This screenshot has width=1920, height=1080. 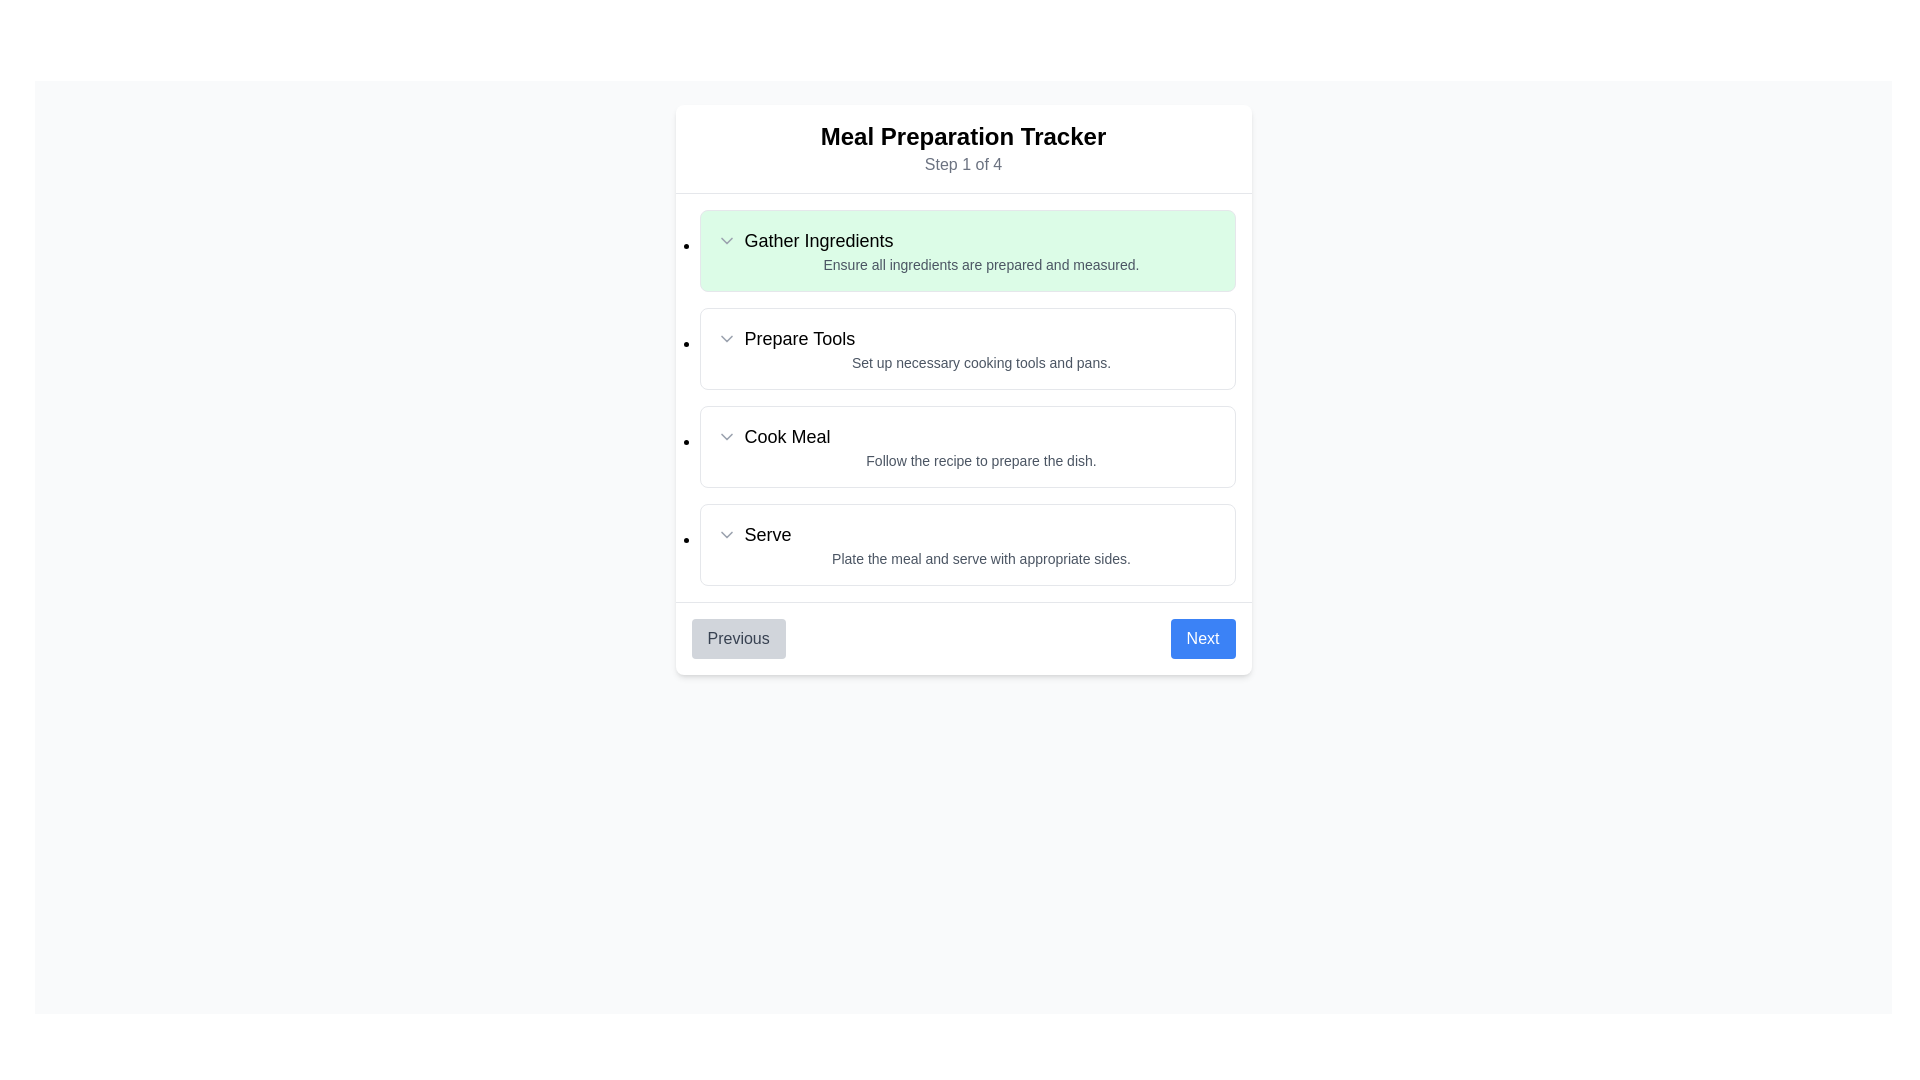 What do you see at coordinates (981, 264) in the screenshot?
I see `the descriptive text label that provides additional details for the 'Gather Ingredients' step in the Meal Preparation Tracker interface` at bounding box center [981, 264].